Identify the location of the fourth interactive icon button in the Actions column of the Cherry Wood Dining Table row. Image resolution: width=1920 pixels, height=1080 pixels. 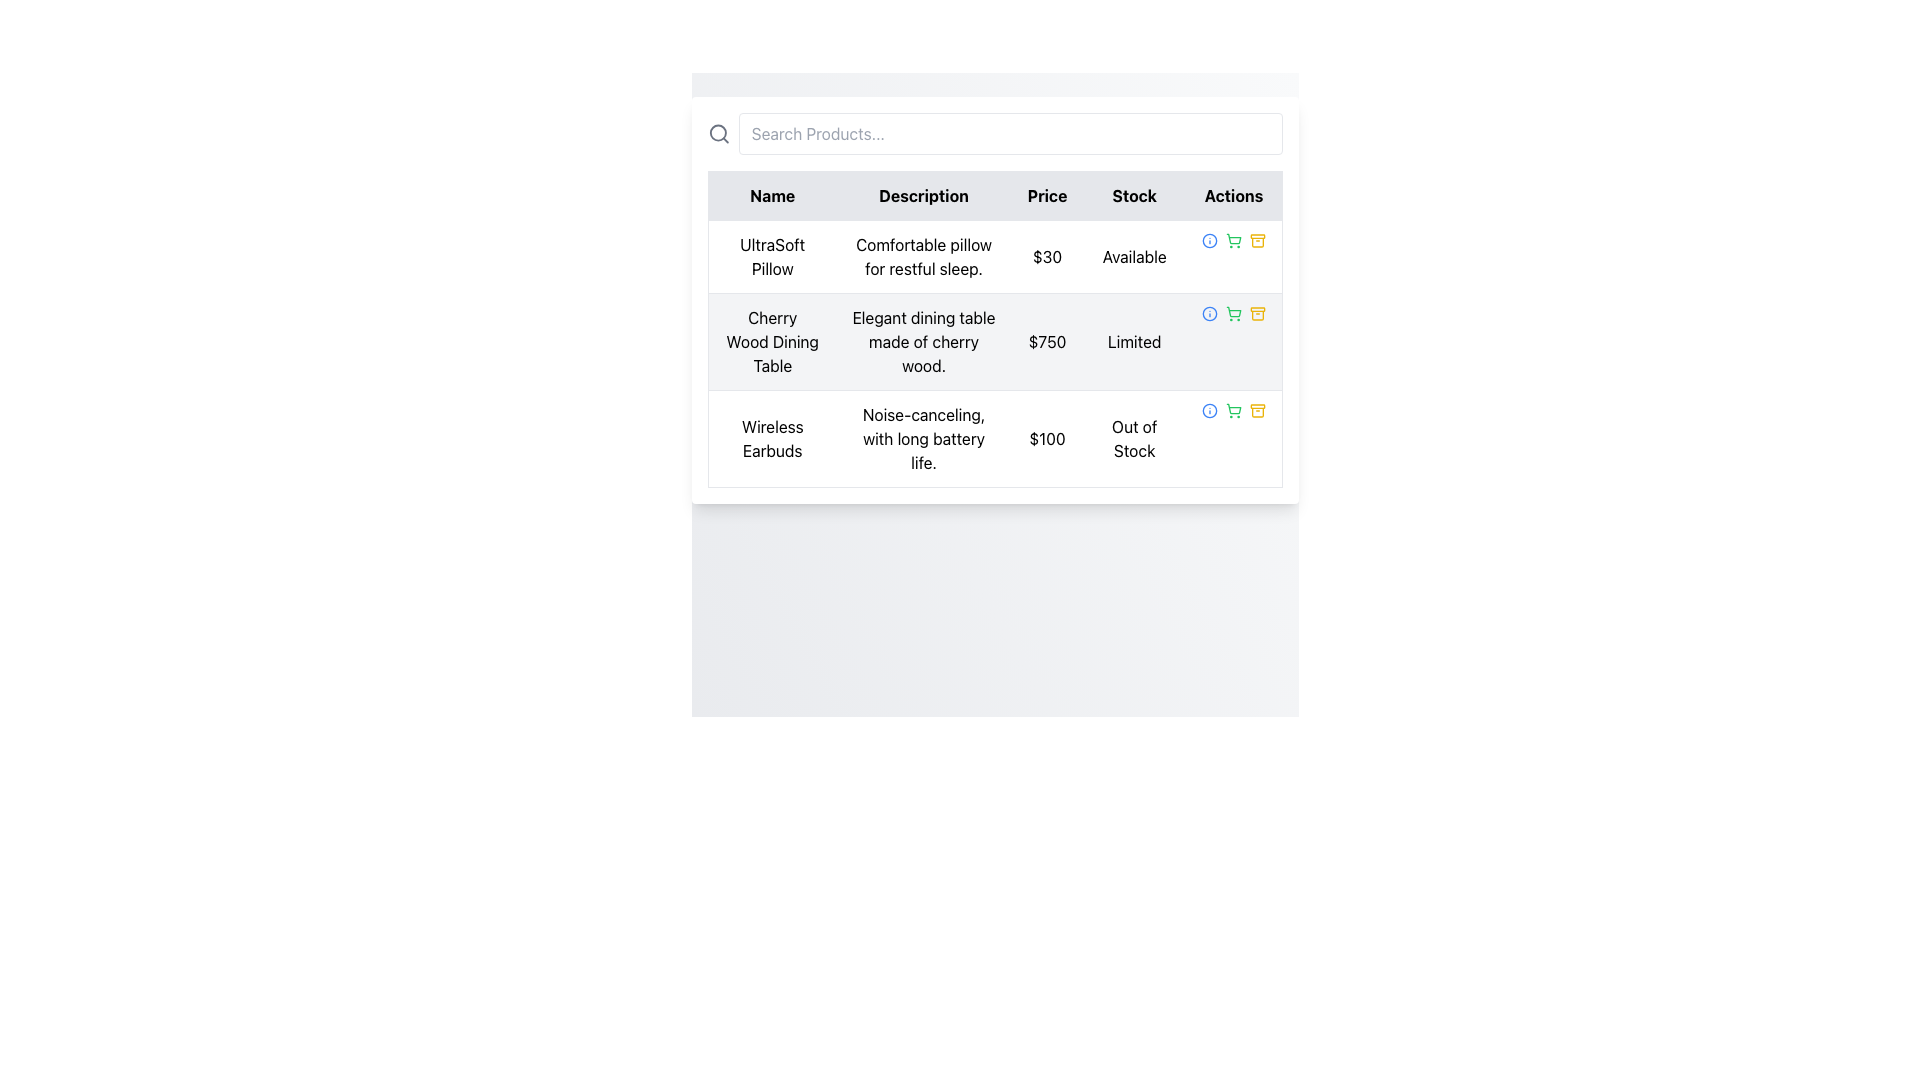
(1256, 313).